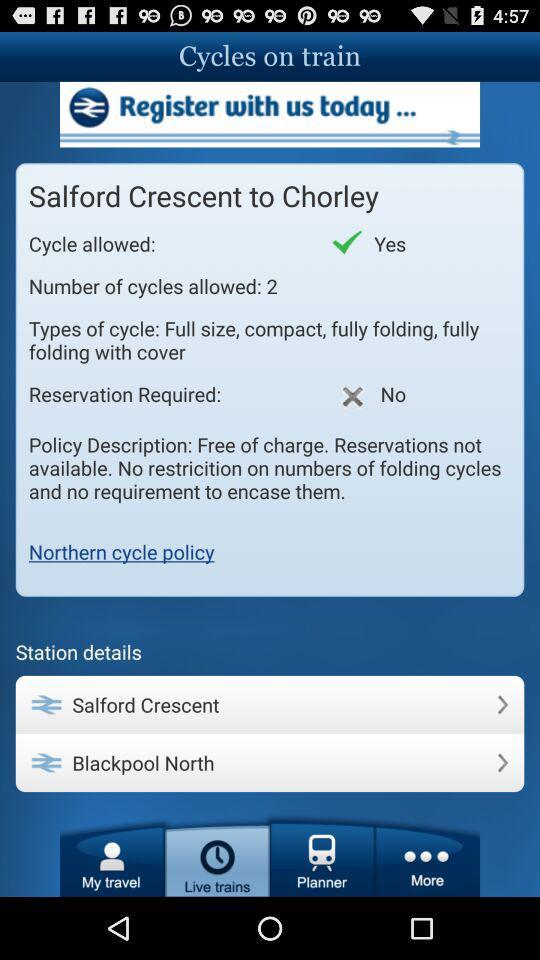  I want to click on the more icon, so click(426, 914).